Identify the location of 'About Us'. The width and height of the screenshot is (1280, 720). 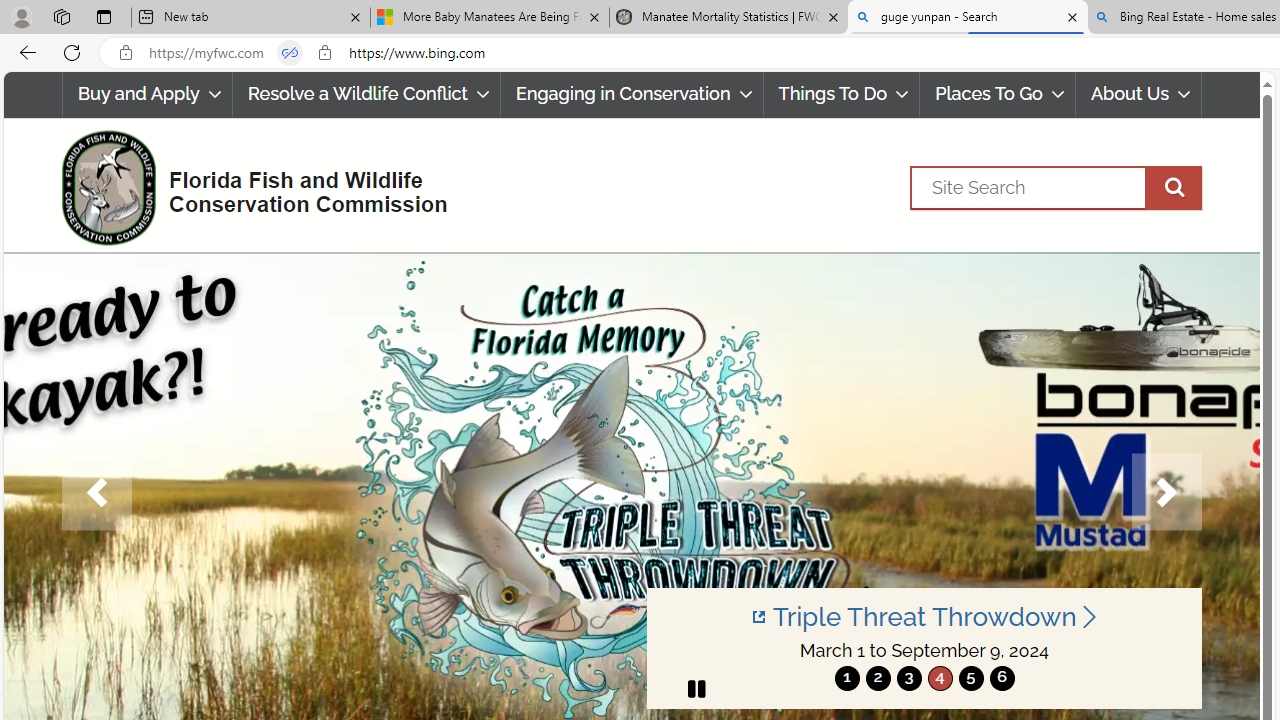
(1138, 94).